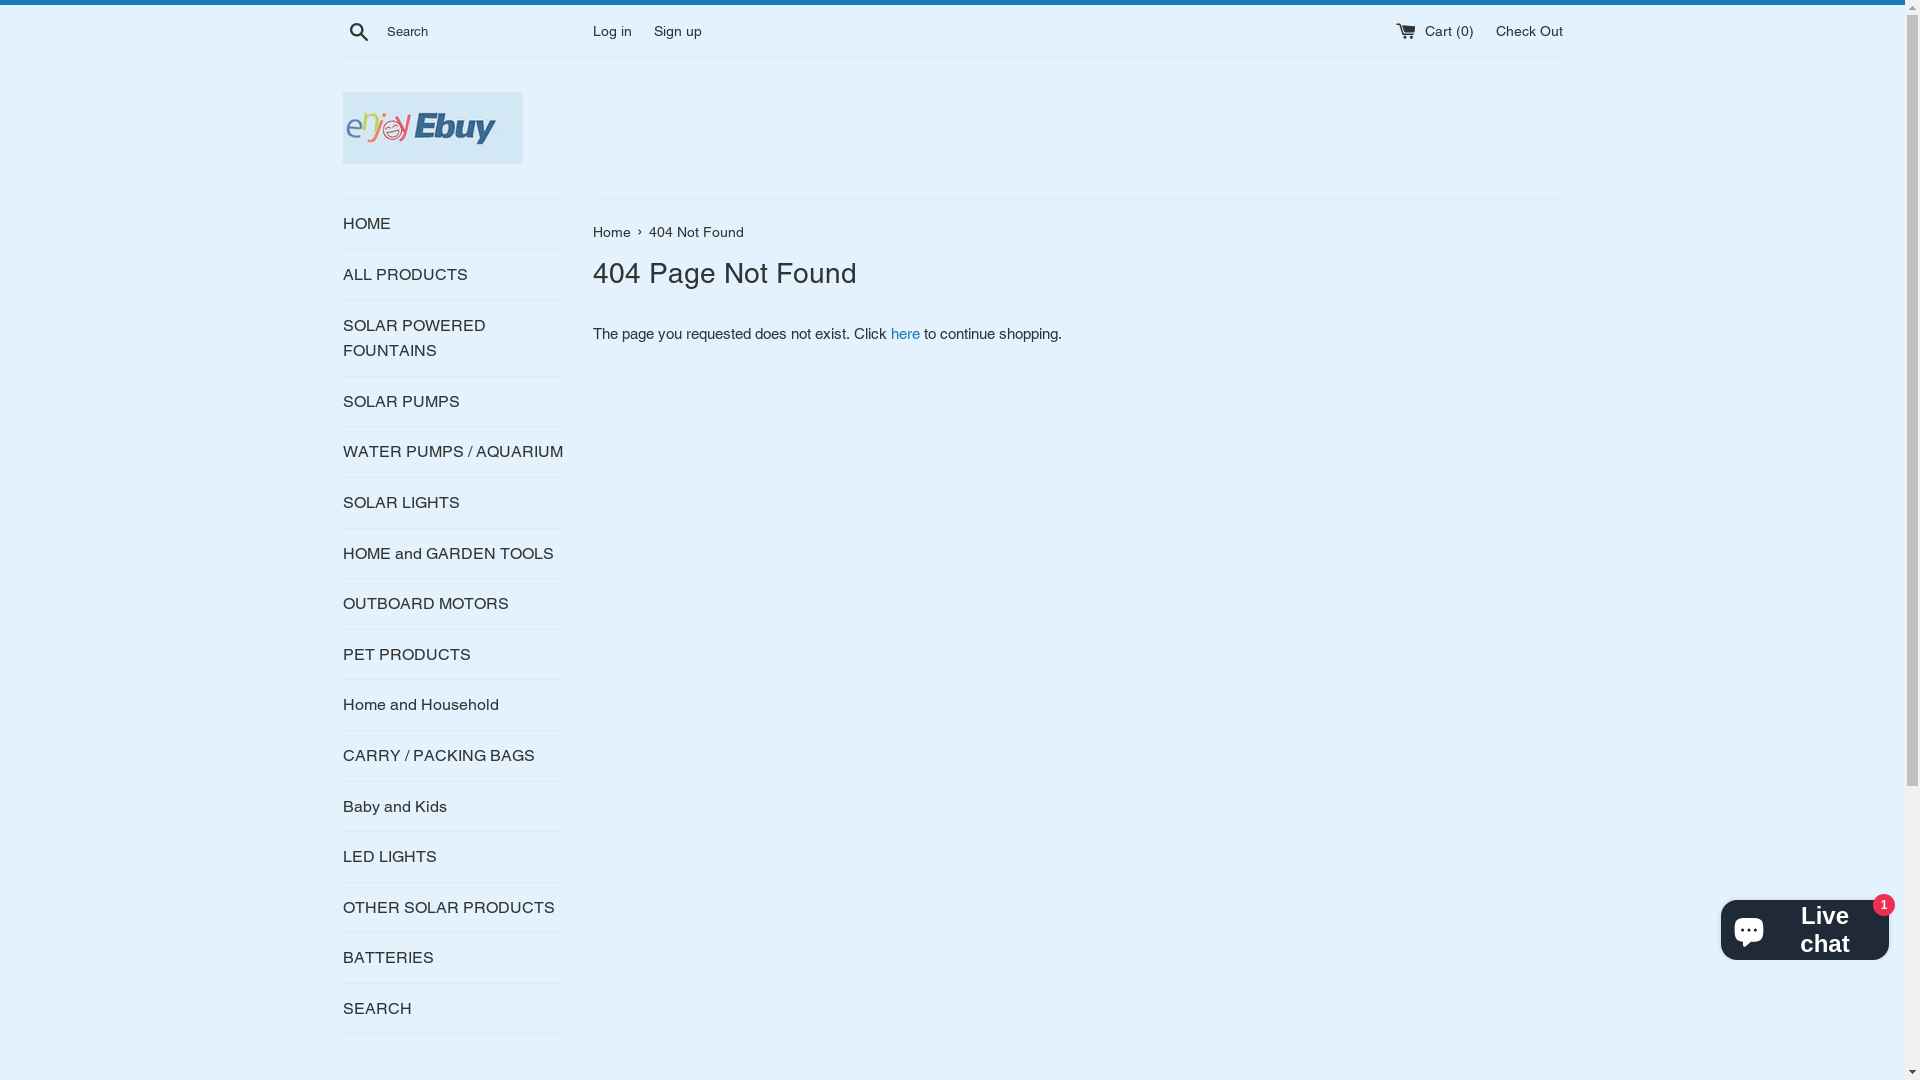 Image resolution: width=1920 pixels, height=1080 pixels. What do you see at coordinates (450, 704) in the screenshot?
I see `'Home and Household'` at bounding box center [450, 704].